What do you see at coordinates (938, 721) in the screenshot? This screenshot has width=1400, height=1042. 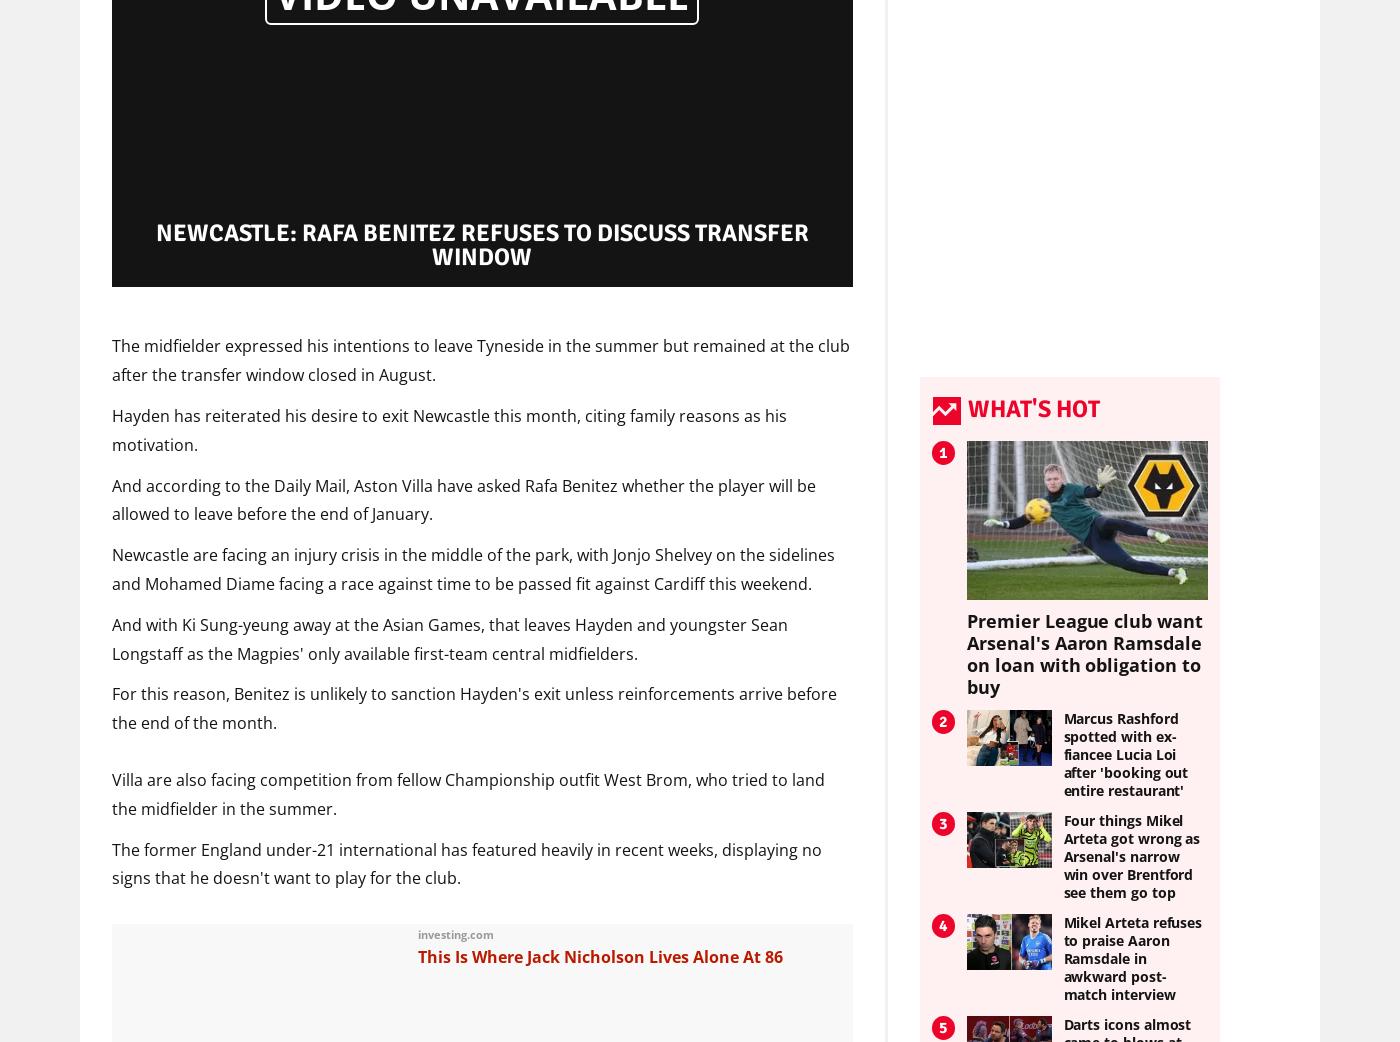 I see `'2'` at bounding box center [938, 721].